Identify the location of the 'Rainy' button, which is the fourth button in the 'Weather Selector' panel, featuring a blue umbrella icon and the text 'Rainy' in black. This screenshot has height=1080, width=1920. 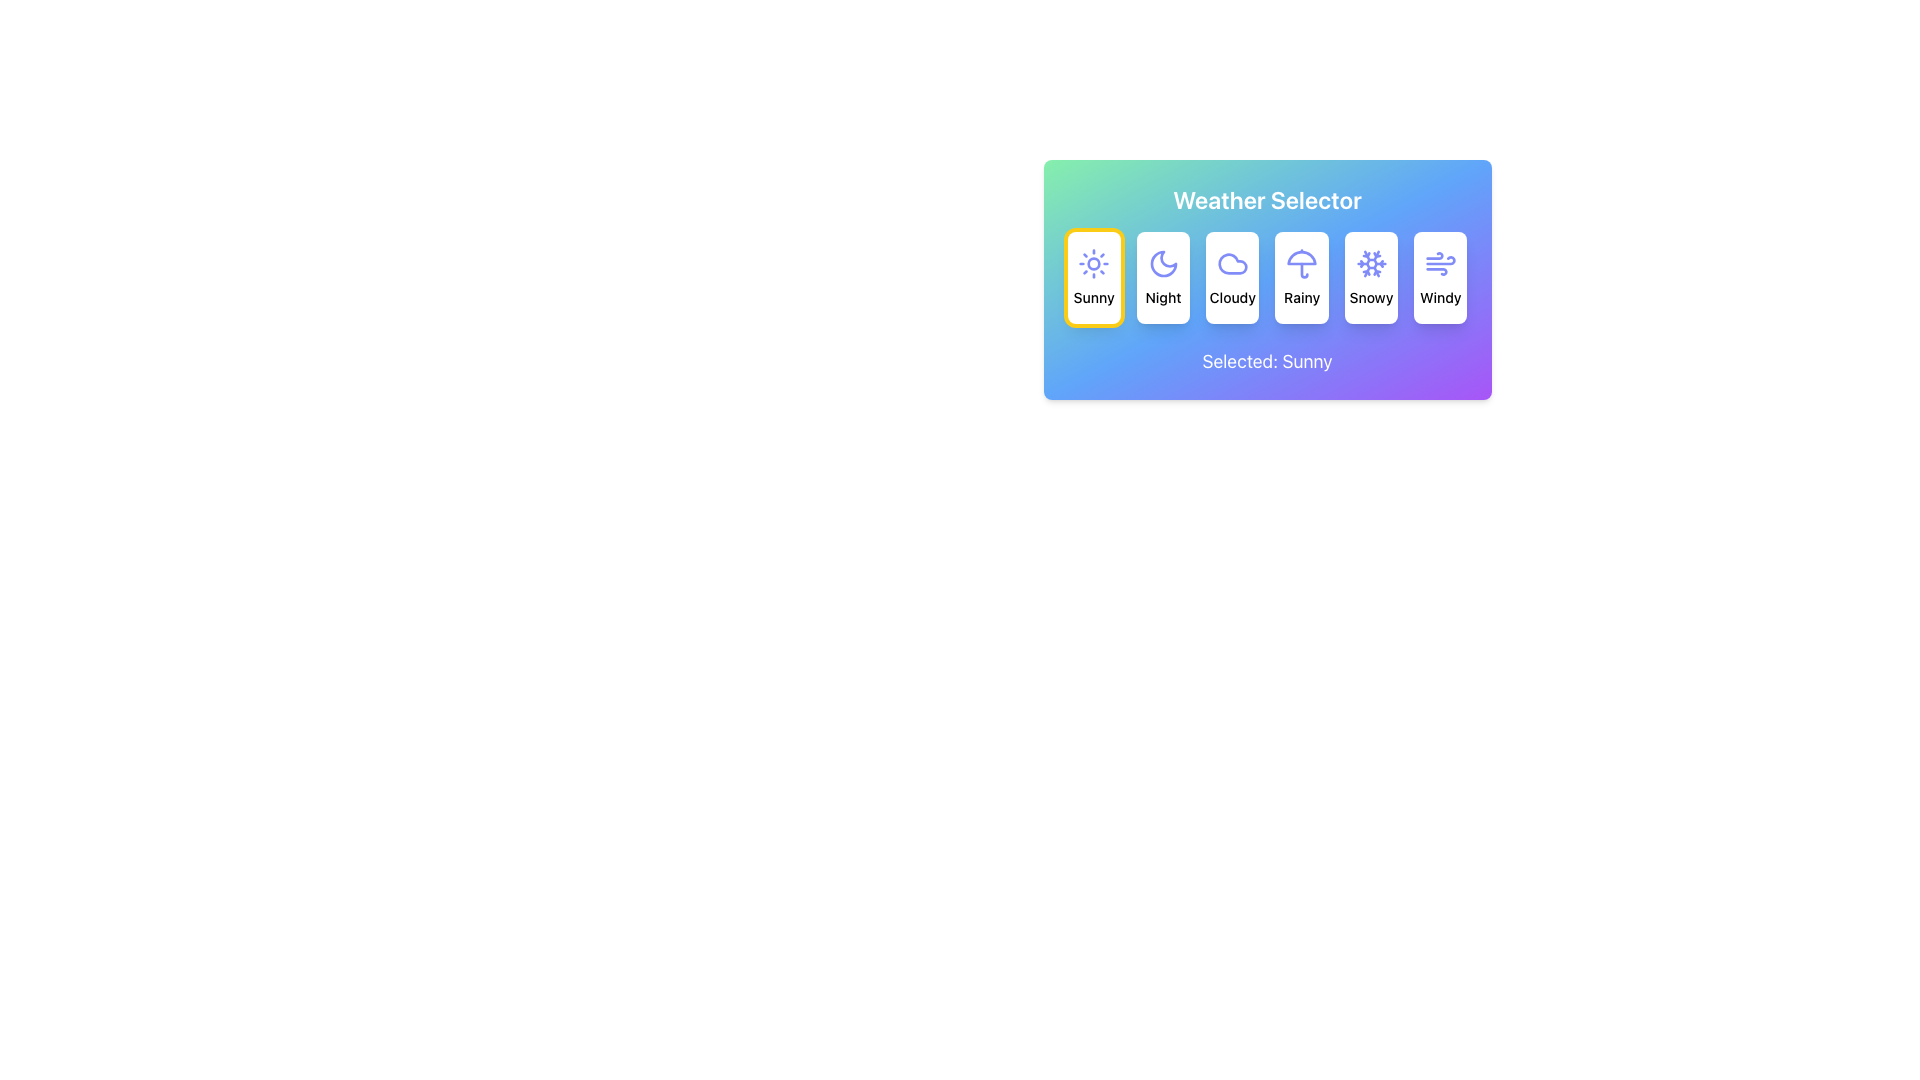
(1302, 277).